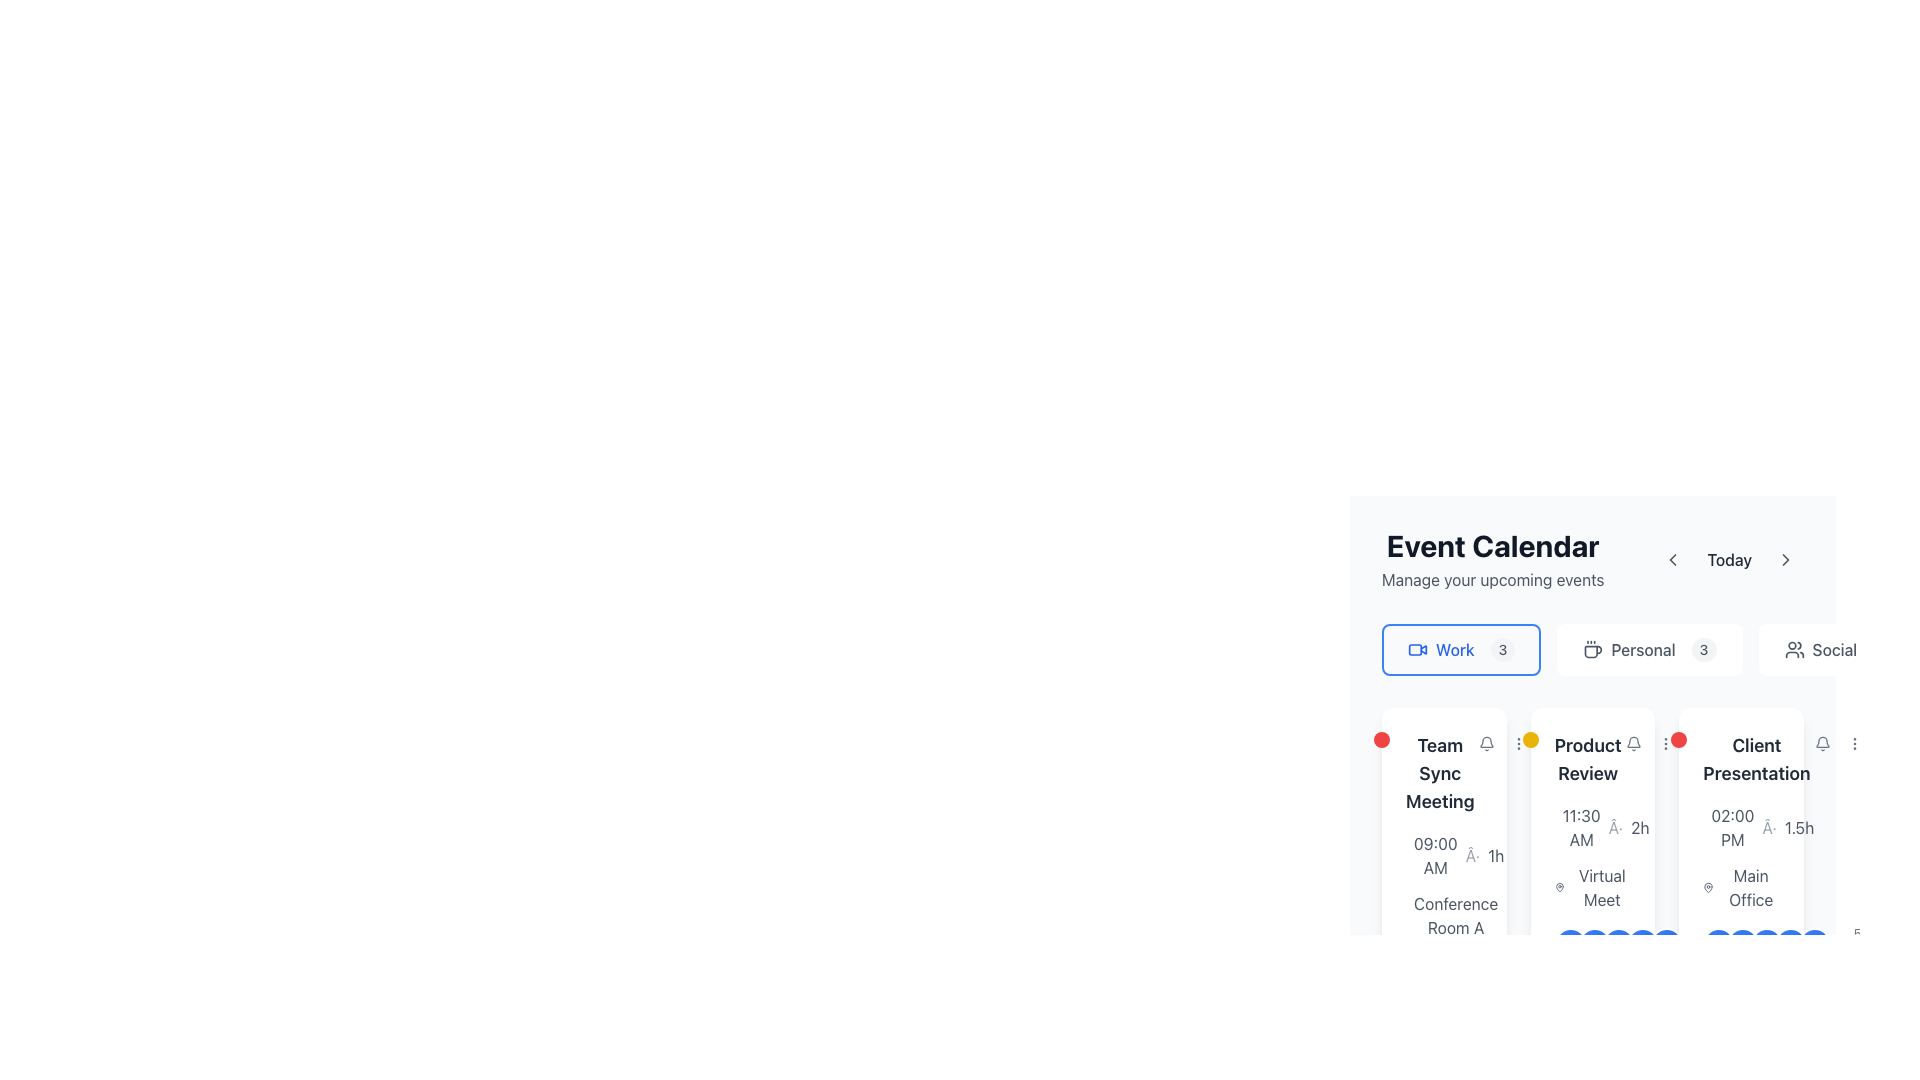 This screenshot has width=1920, height=1080. Describe the element at coordinates (1853, 744) in the screenshot. I see `the options button located on the far right side of the icon group, adjacent to the bell icon` at that location.